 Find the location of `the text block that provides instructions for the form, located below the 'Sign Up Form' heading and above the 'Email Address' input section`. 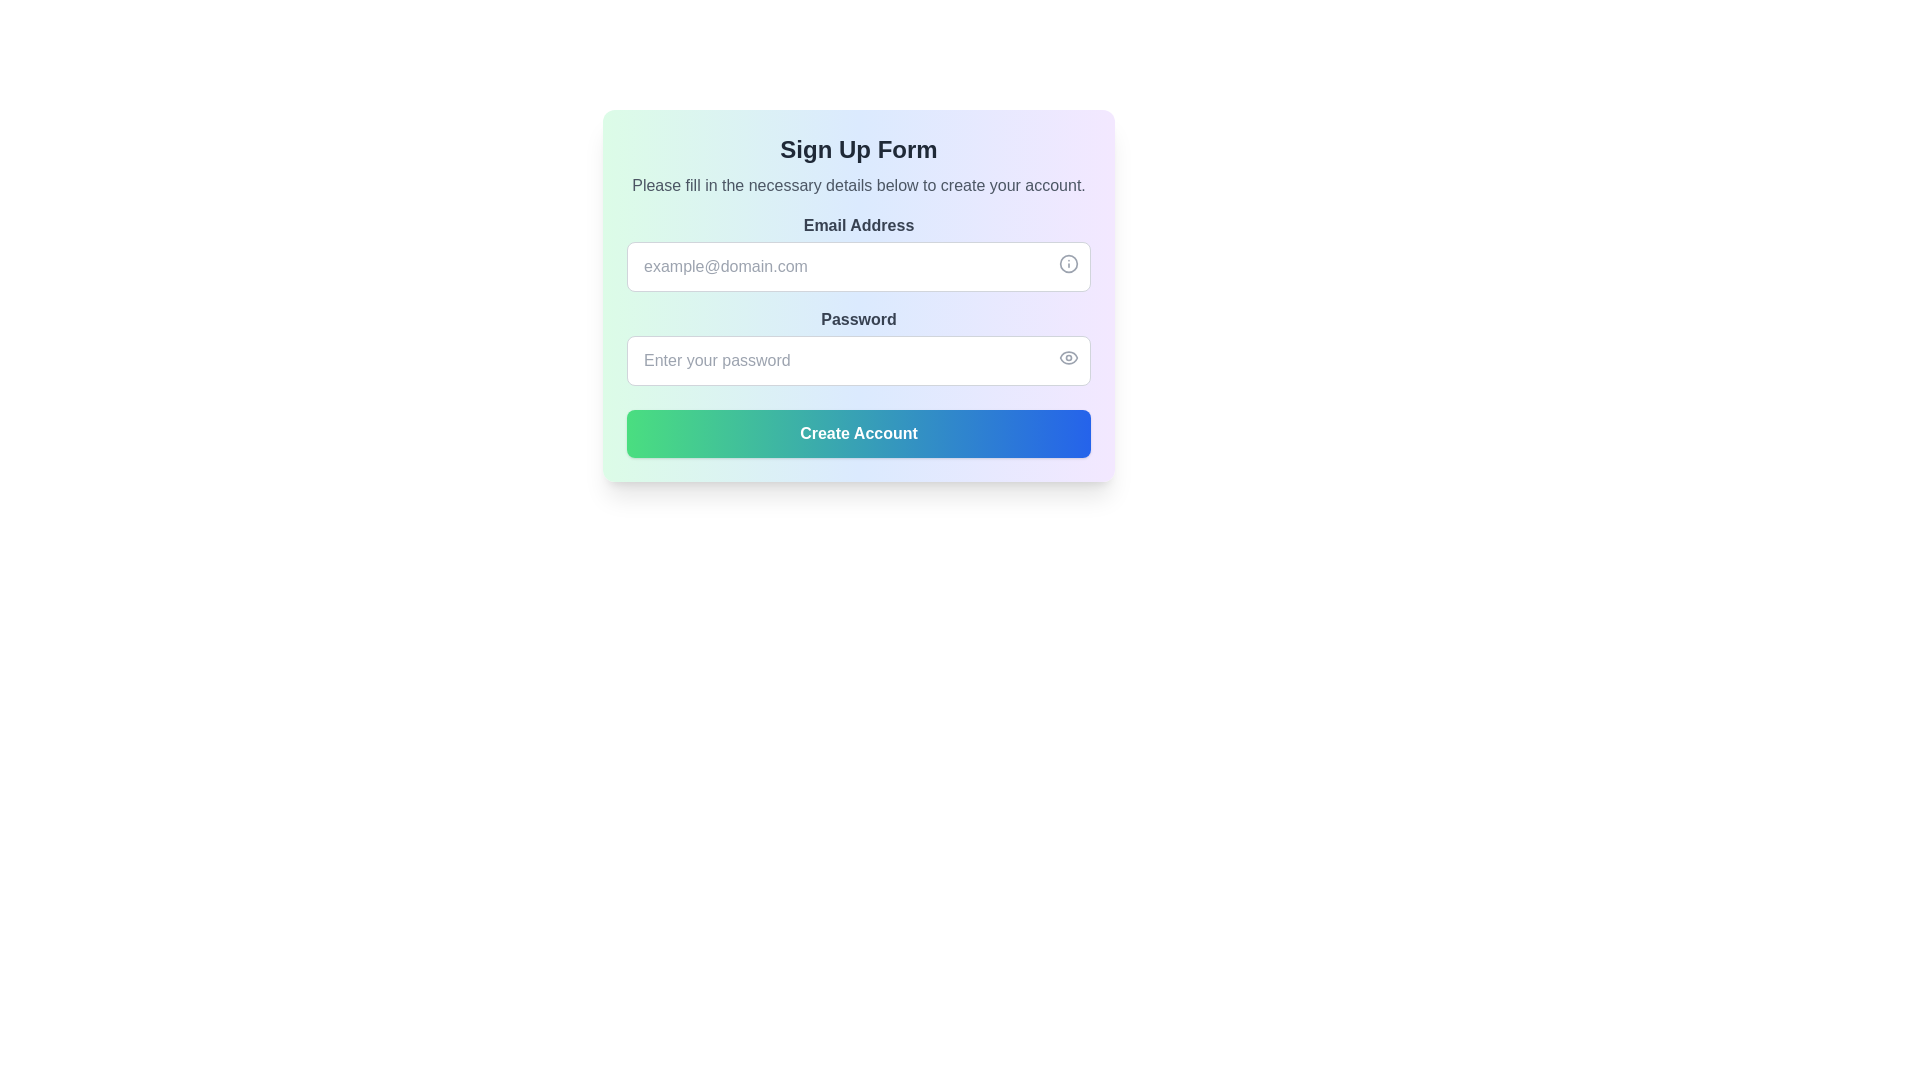

the text block that provides instructions for the form, located below the 'Sign Up Form' heading and above the 'Email Address' input section is located at coordinates (859, 185).